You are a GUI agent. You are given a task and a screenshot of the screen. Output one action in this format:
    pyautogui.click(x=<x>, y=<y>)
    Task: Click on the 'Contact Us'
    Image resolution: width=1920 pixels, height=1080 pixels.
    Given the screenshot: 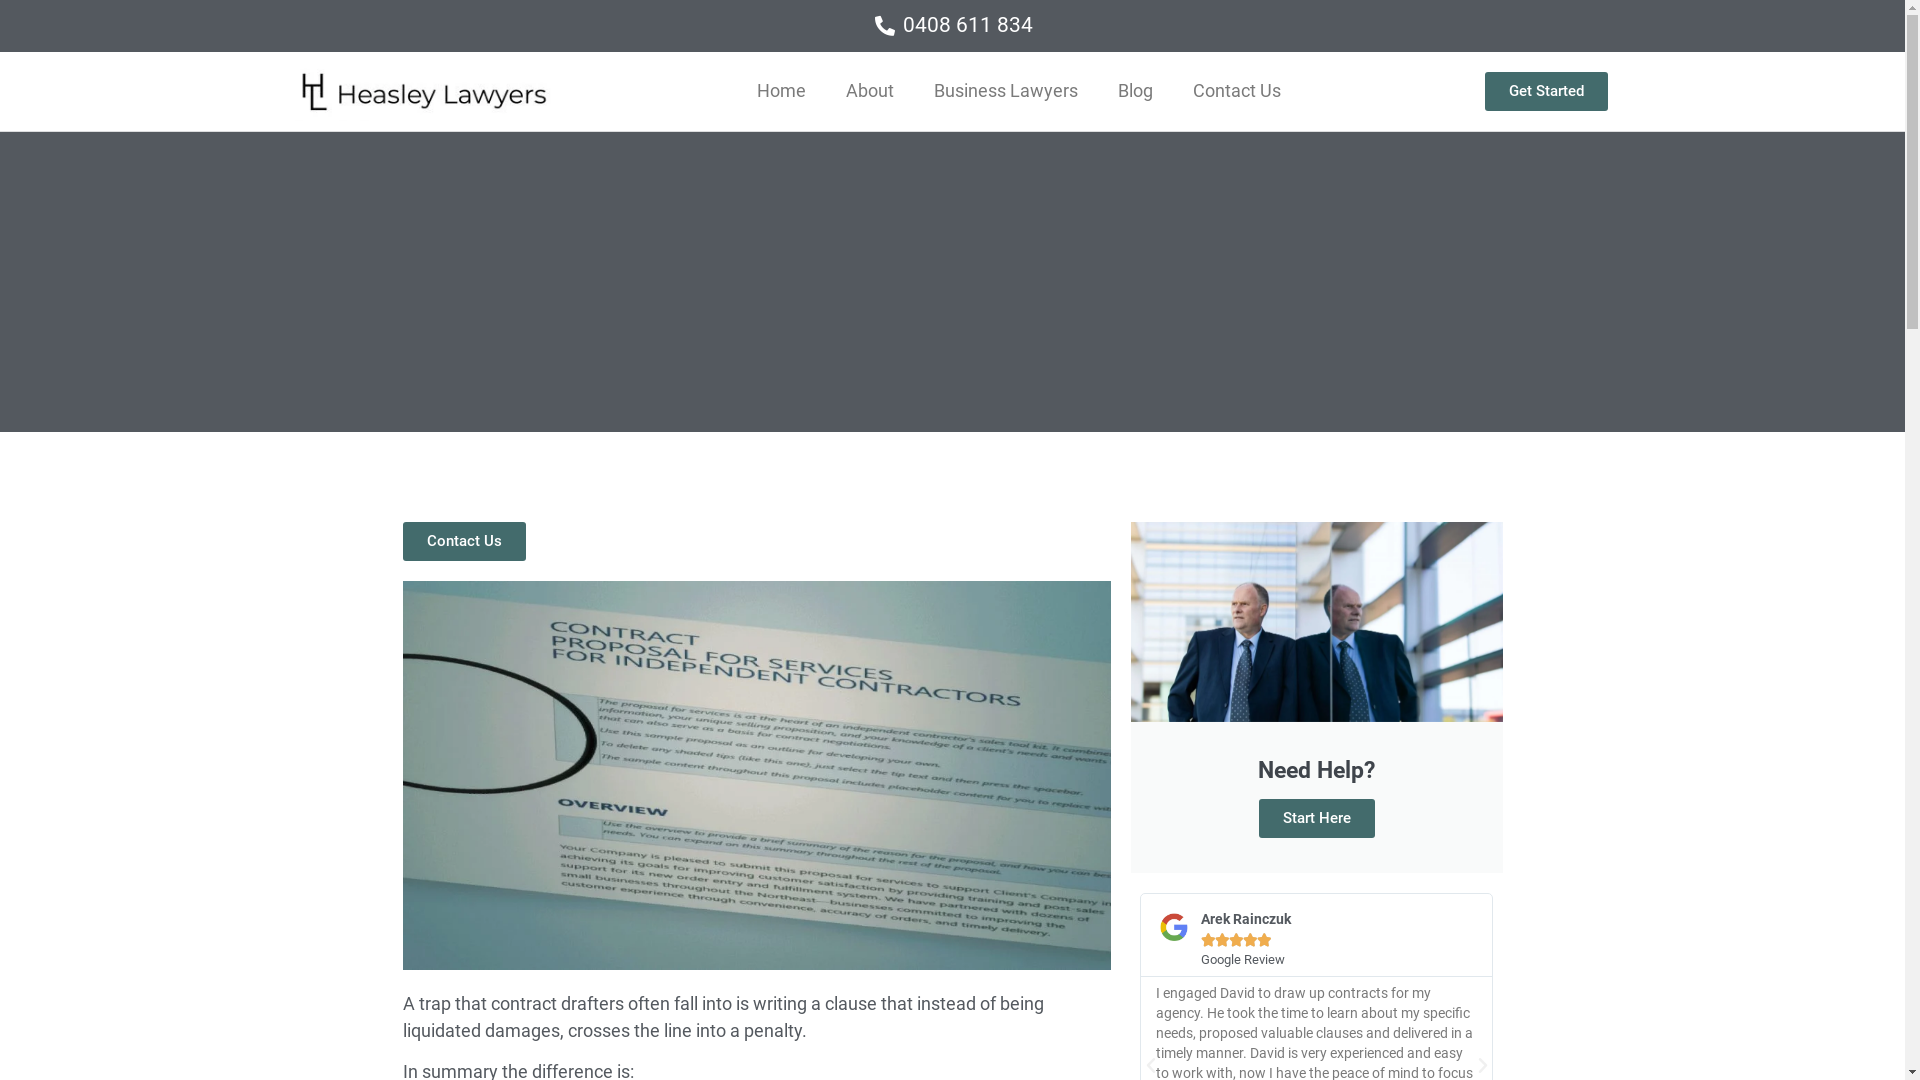 What is the action you would take?
    pyautogui.click(x=1172, y=91)
    